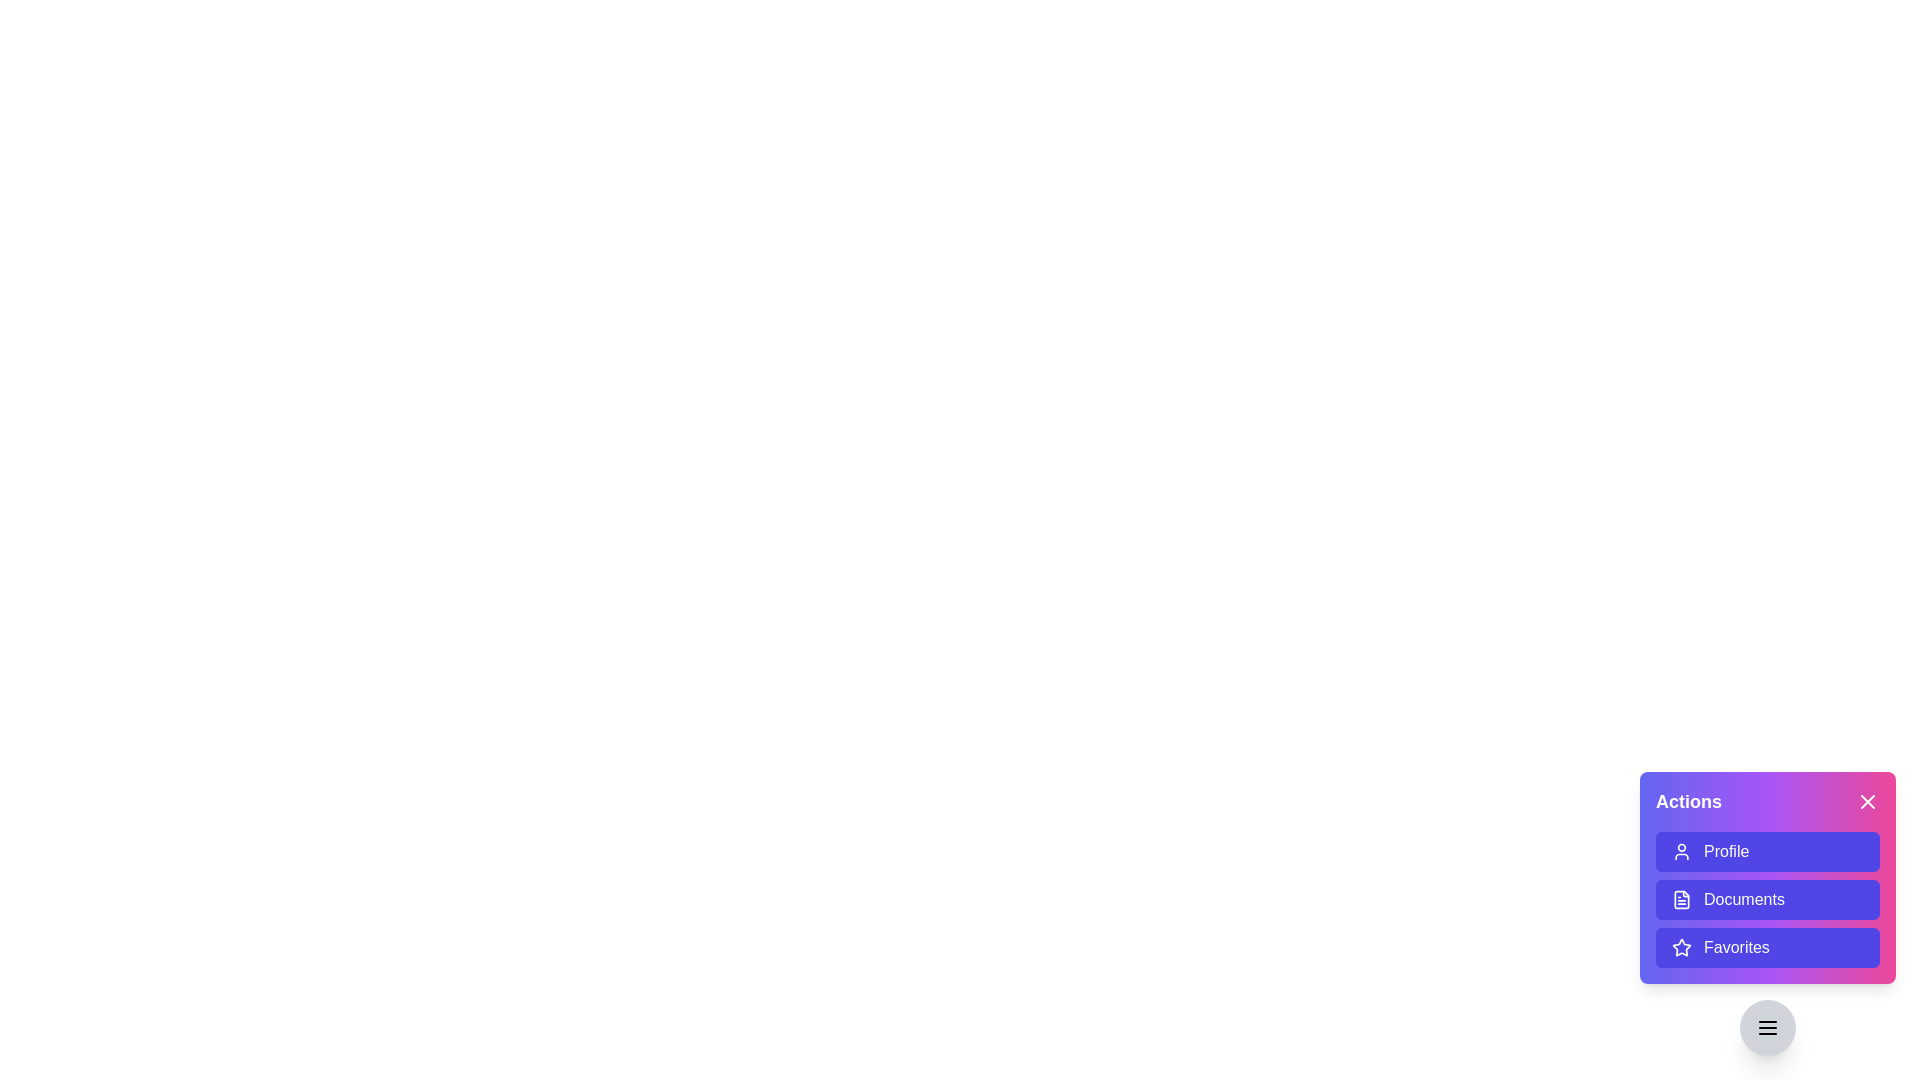 This screenshot has width=1920, height=1080. I want to click on the circular menu button located at the bottom-right corner of the 'Actions' panel, which has three horizontal black lines on a neutral gray background, so click(1767, 1028).